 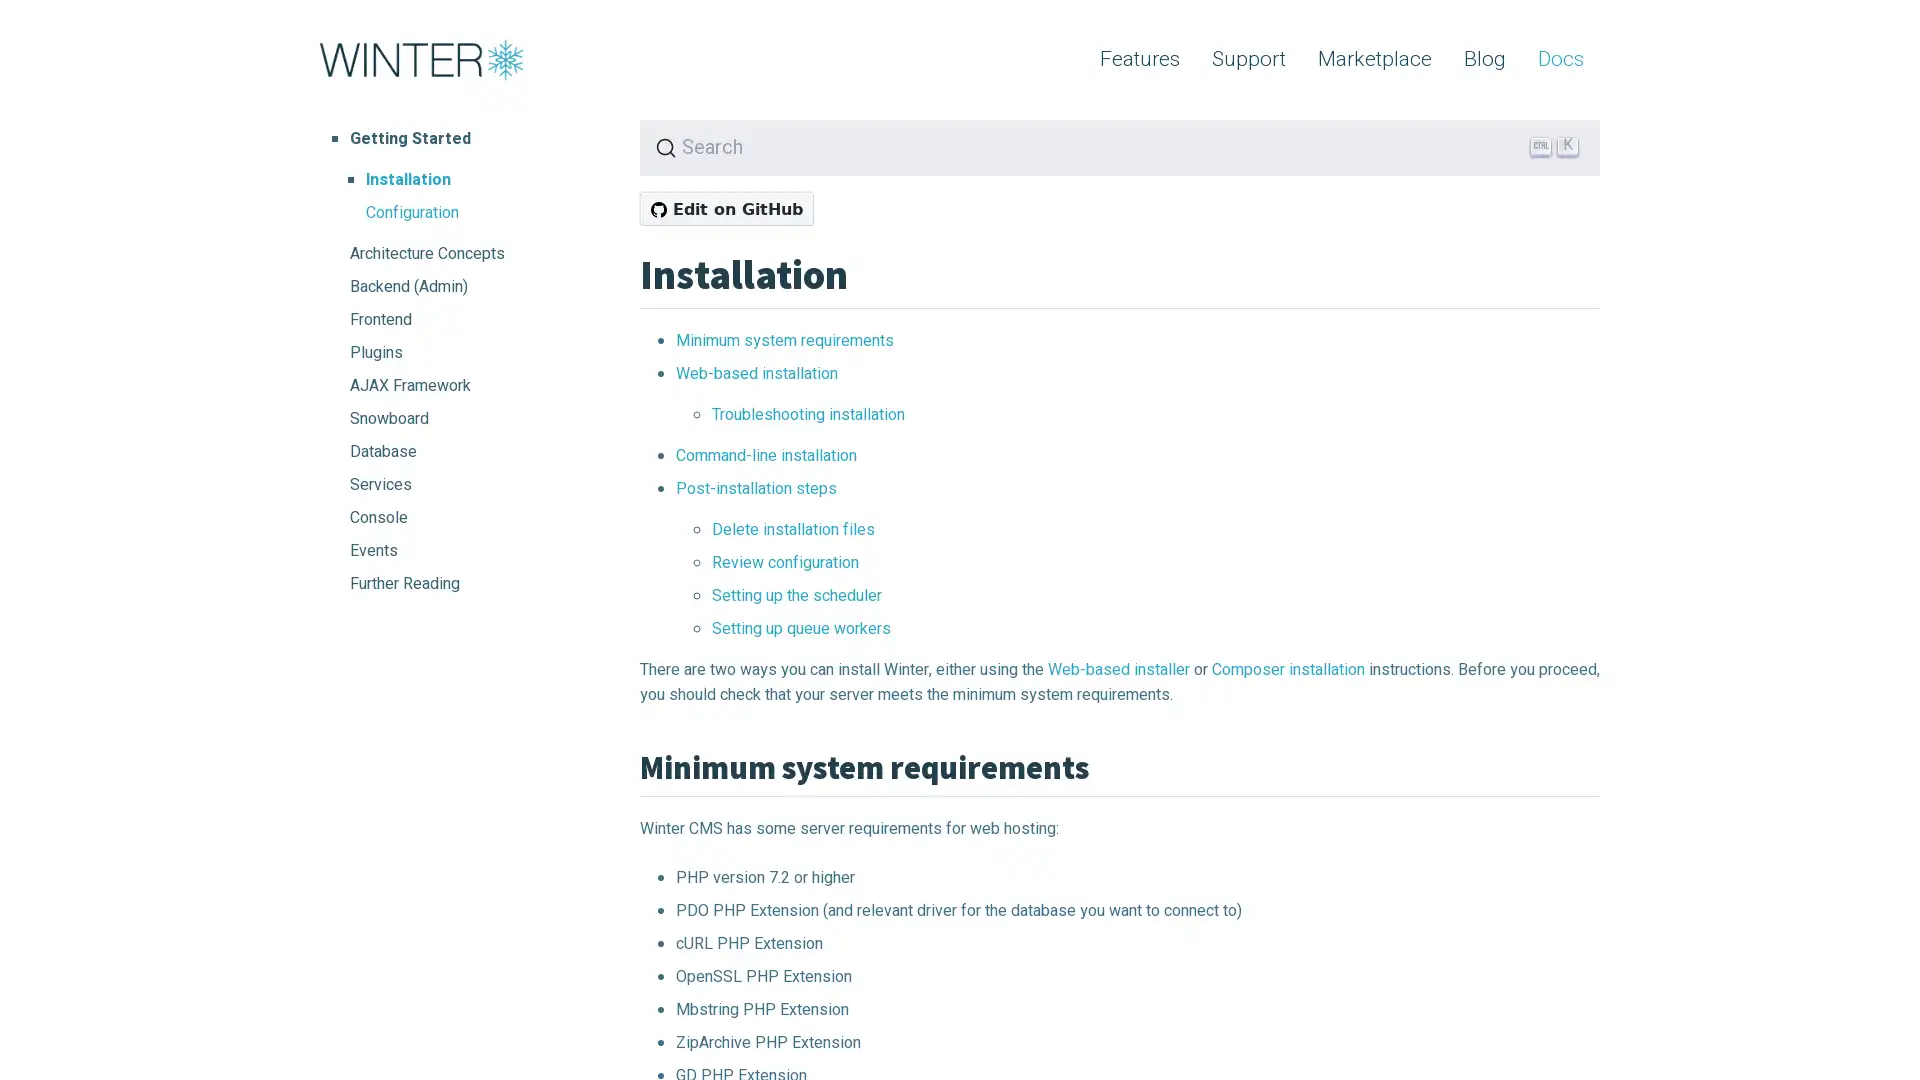 I want to click on Search, so click(x=1118, y=146).